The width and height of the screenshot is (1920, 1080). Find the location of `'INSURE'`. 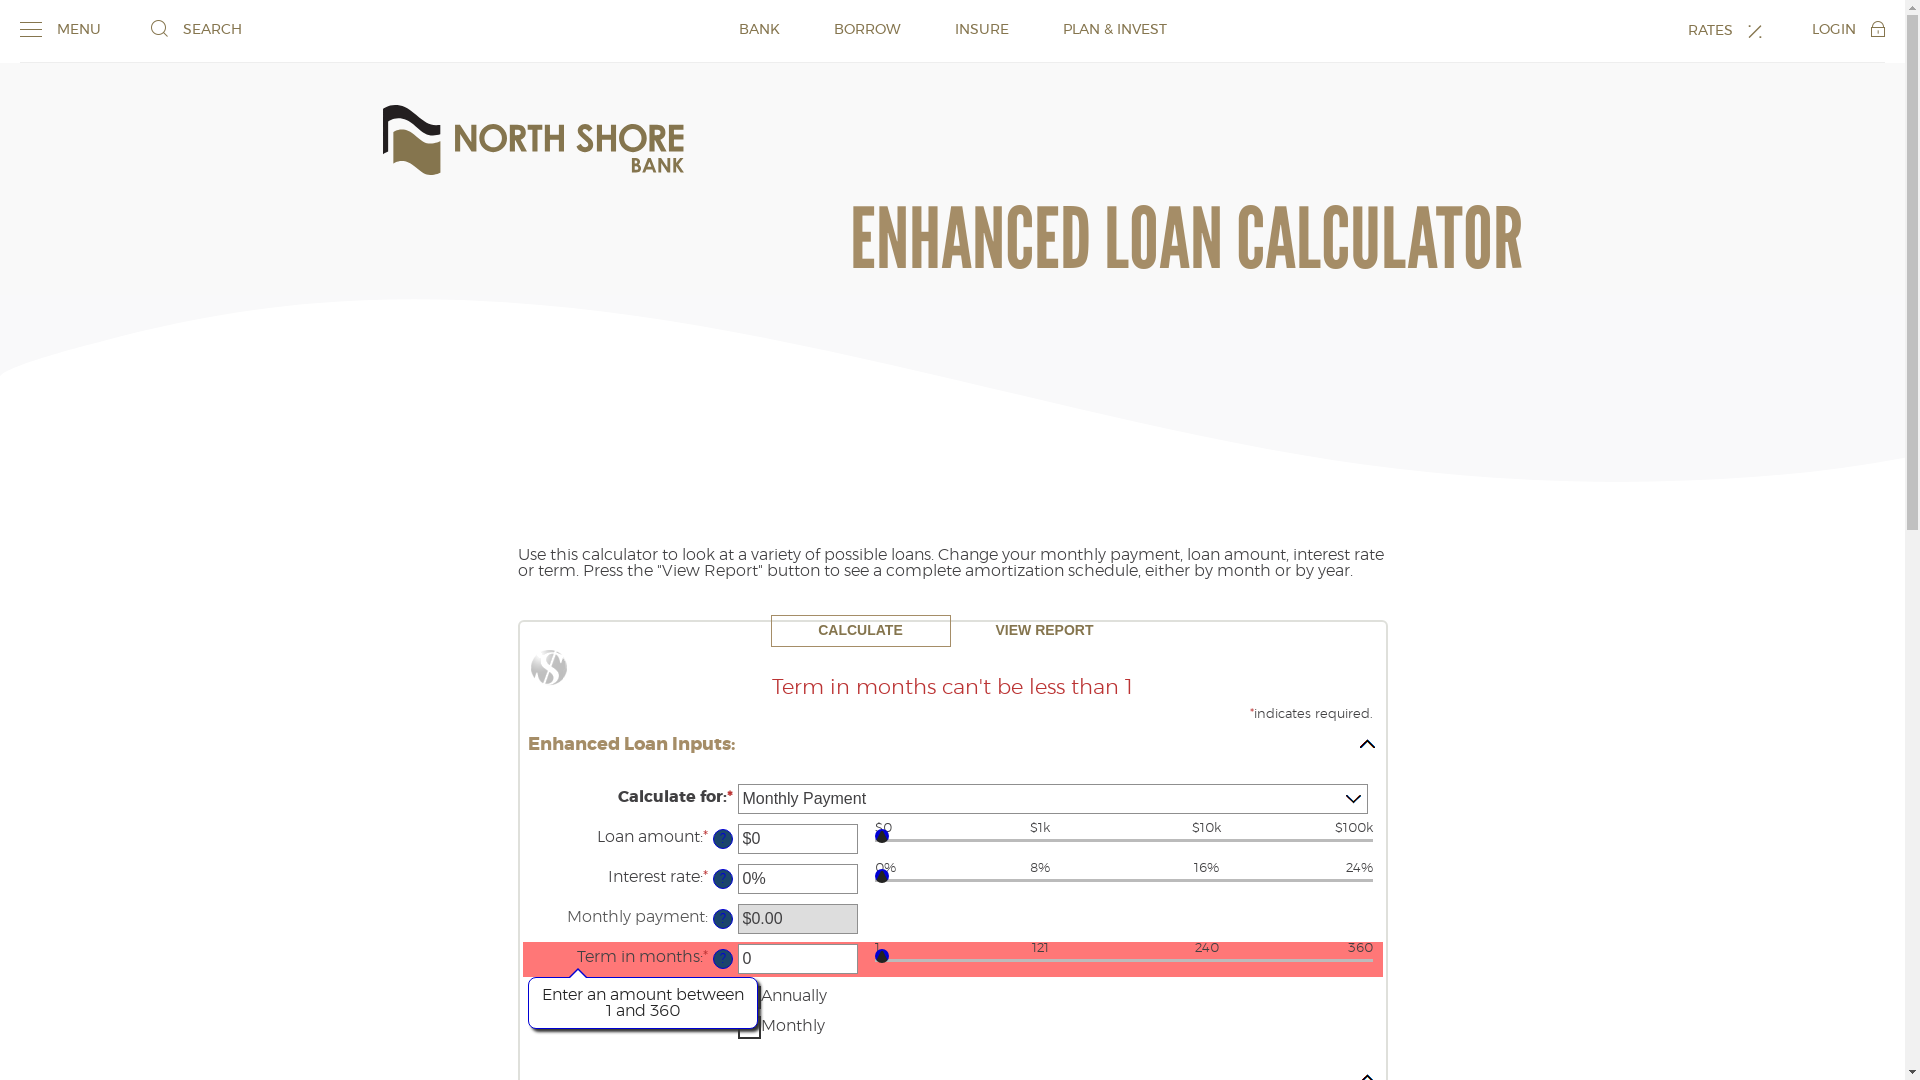

'INSURE' is located at coordinates (953, 30).